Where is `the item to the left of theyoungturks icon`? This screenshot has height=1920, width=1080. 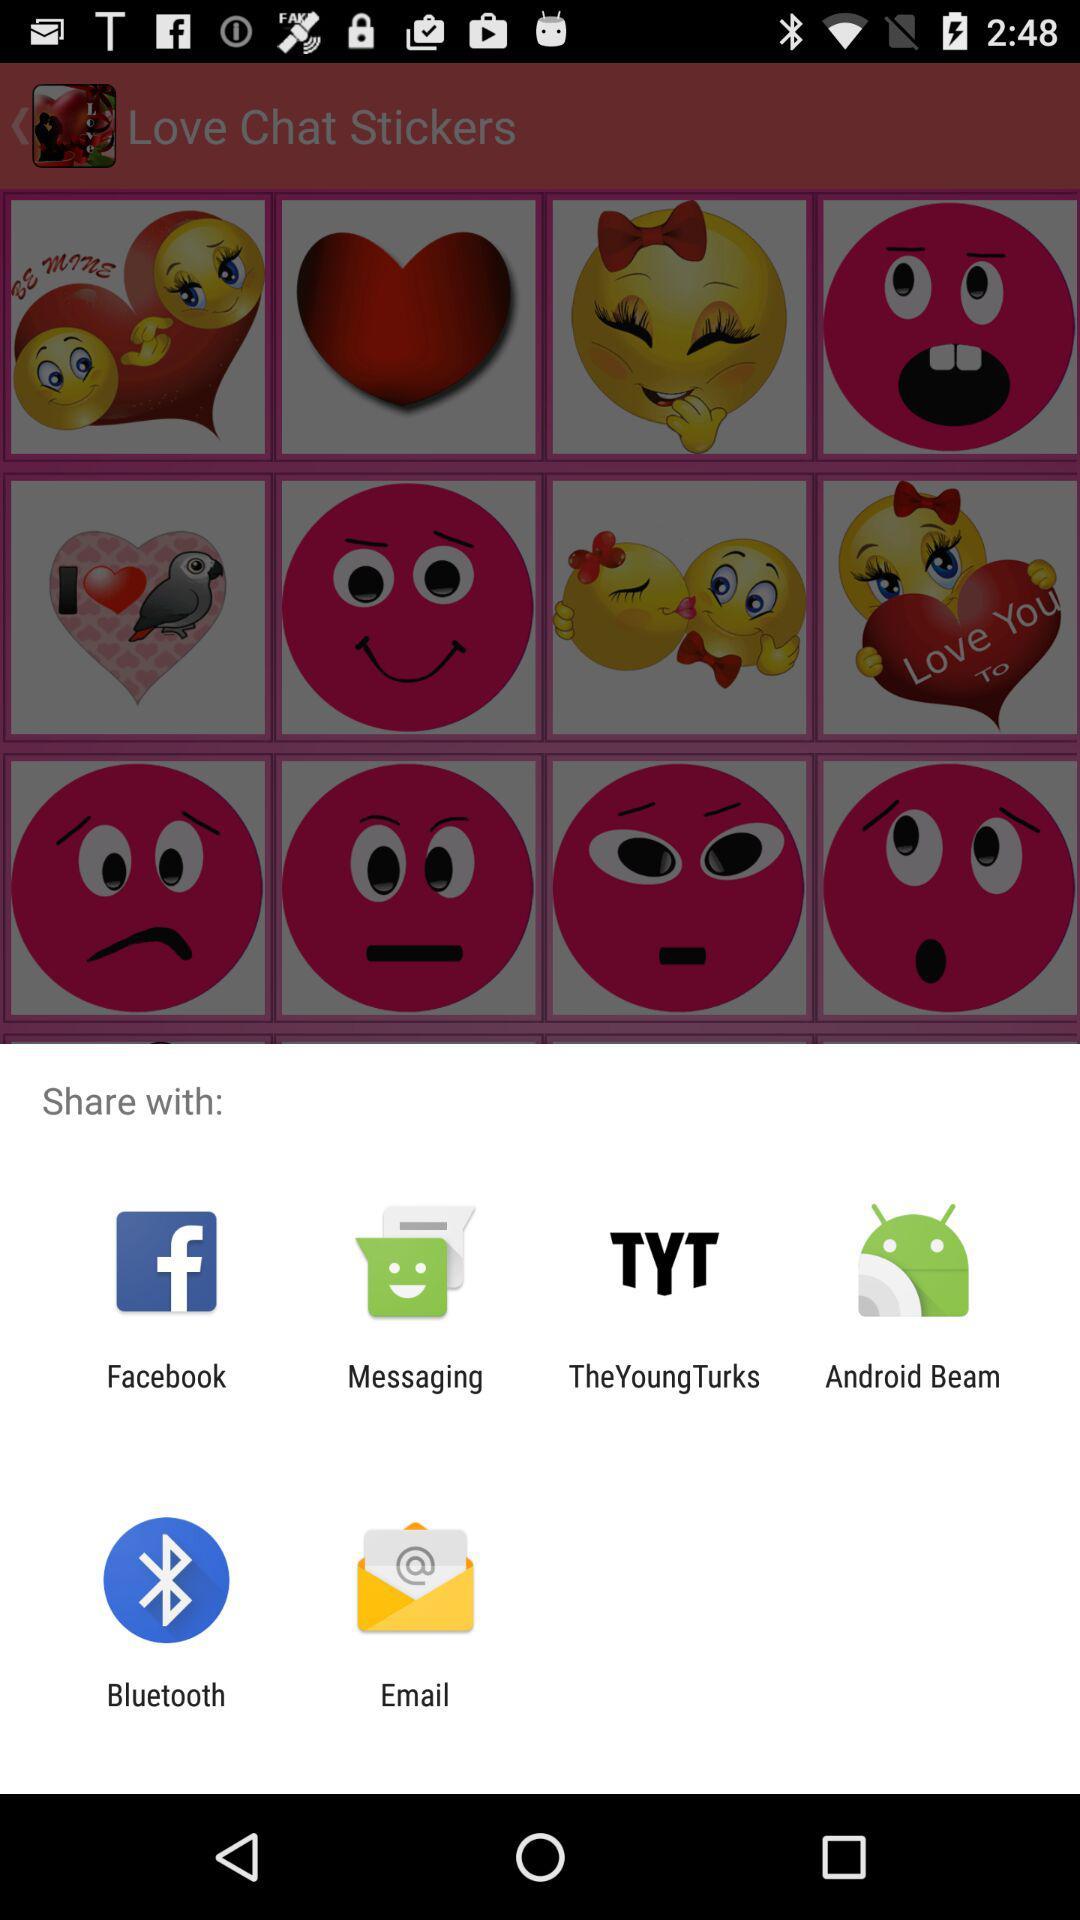 the item to the left of theyoungturks icon is located at coordinates (414, 1392).